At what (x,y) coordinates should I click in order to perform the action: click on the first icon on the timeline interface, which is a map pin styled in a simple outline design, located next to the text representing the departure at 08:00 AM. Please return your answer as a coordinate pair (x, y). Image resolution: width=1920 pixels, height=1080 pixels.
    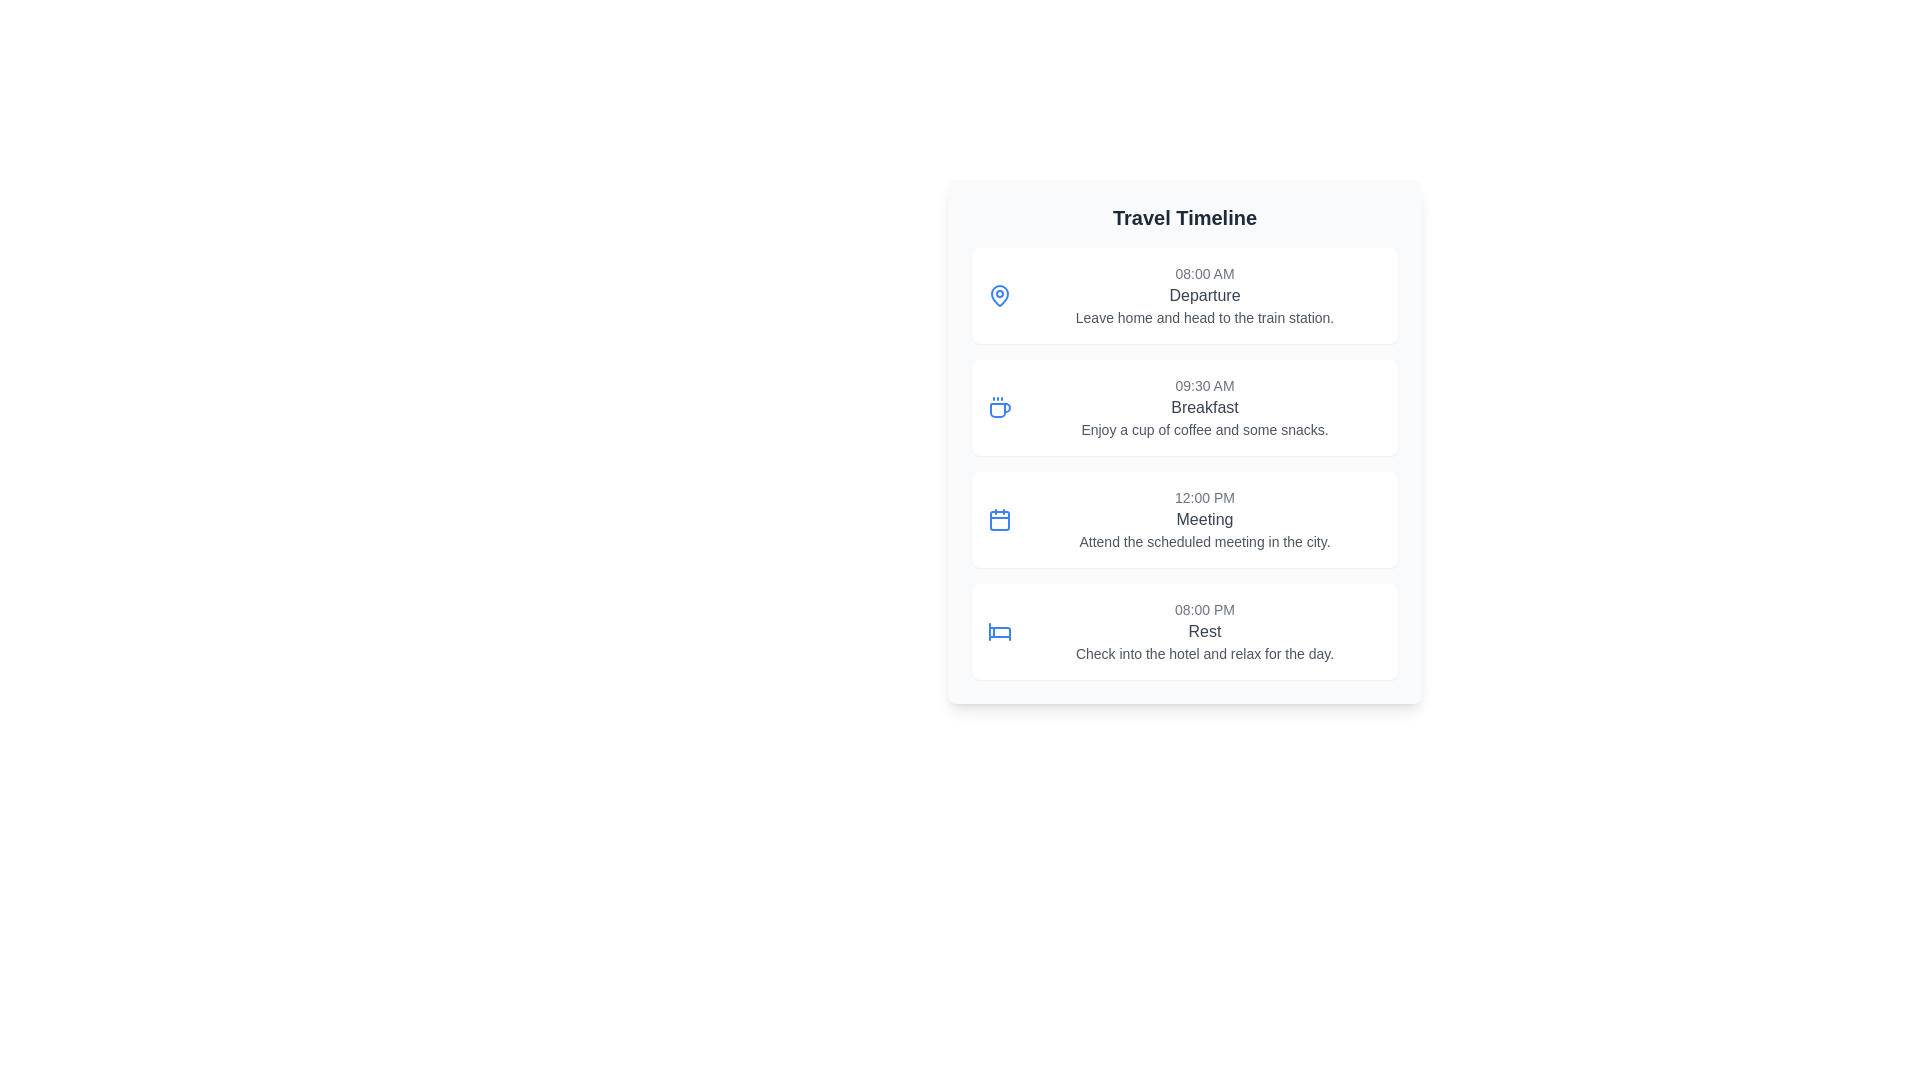
    Looking at the image, I should click on (999, 294).